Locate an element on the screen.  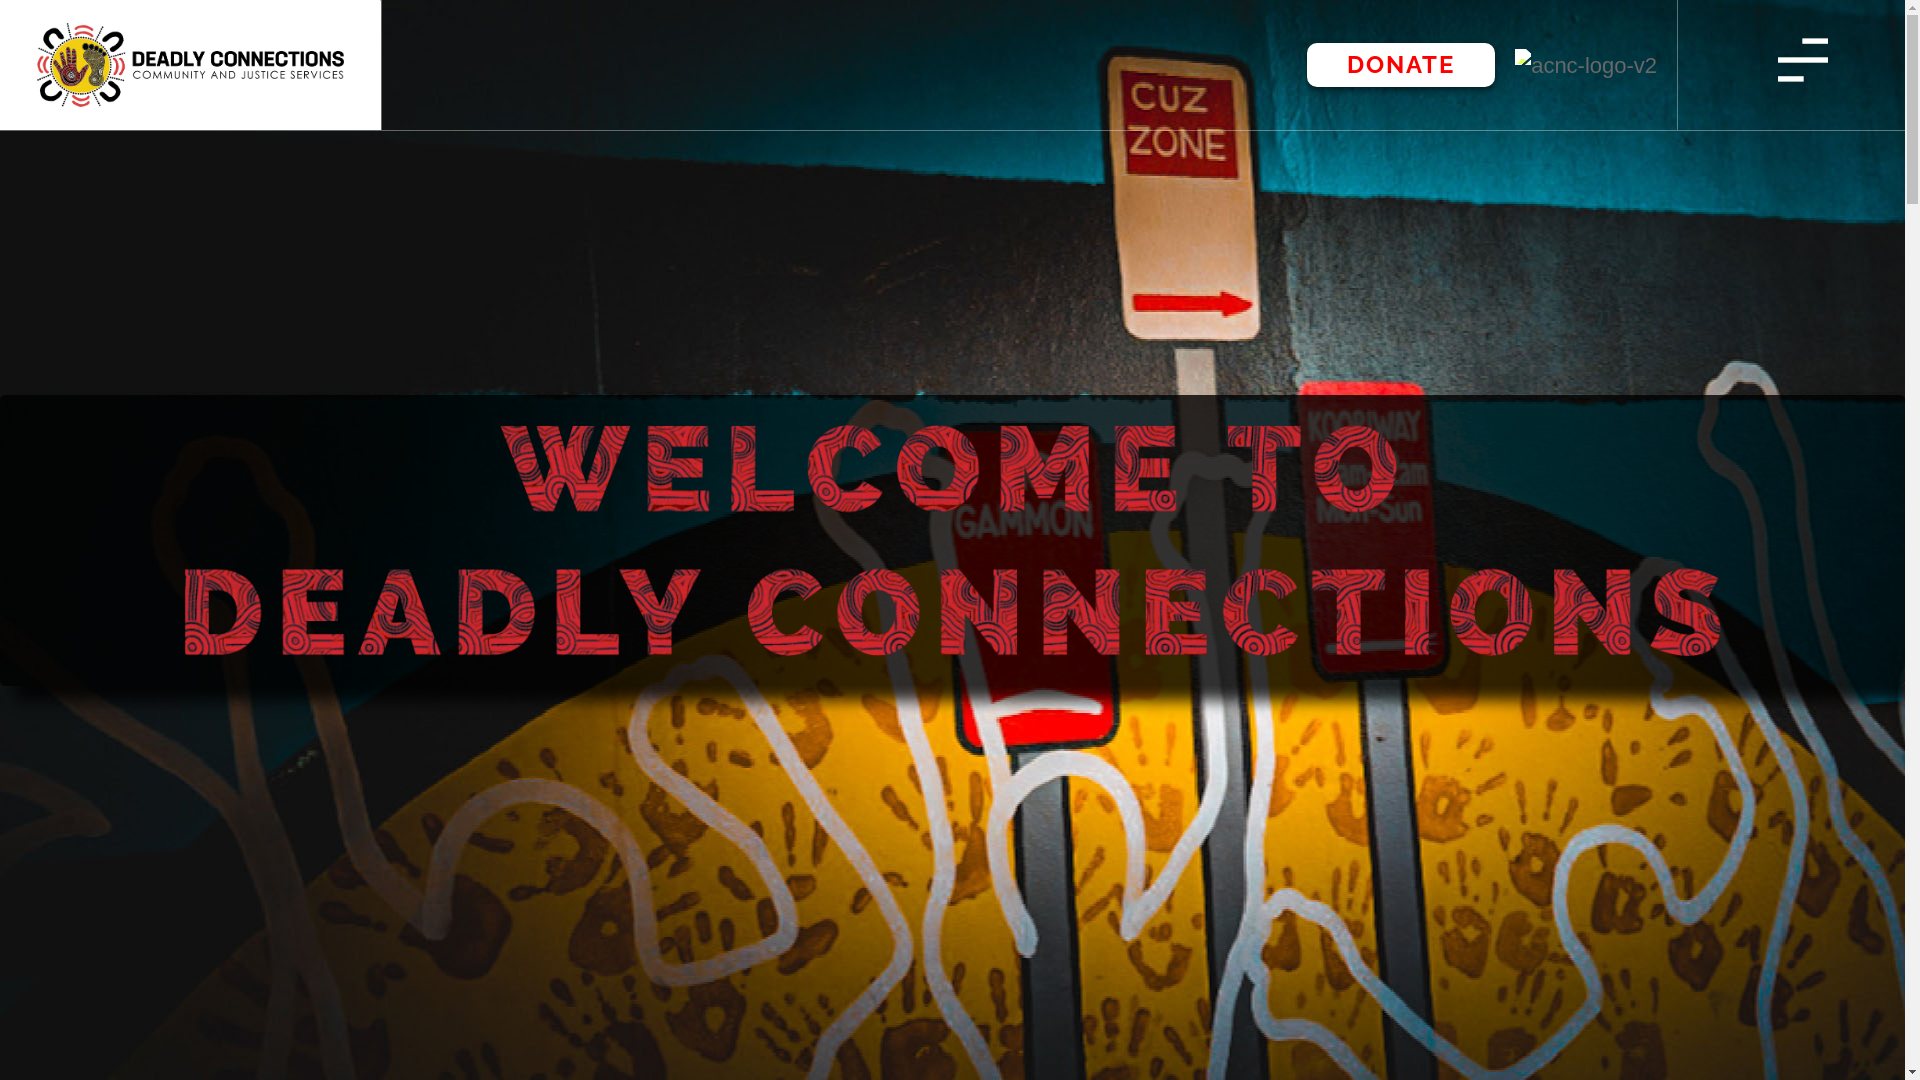
'DONATE' is located at coordinates (1400, 64).